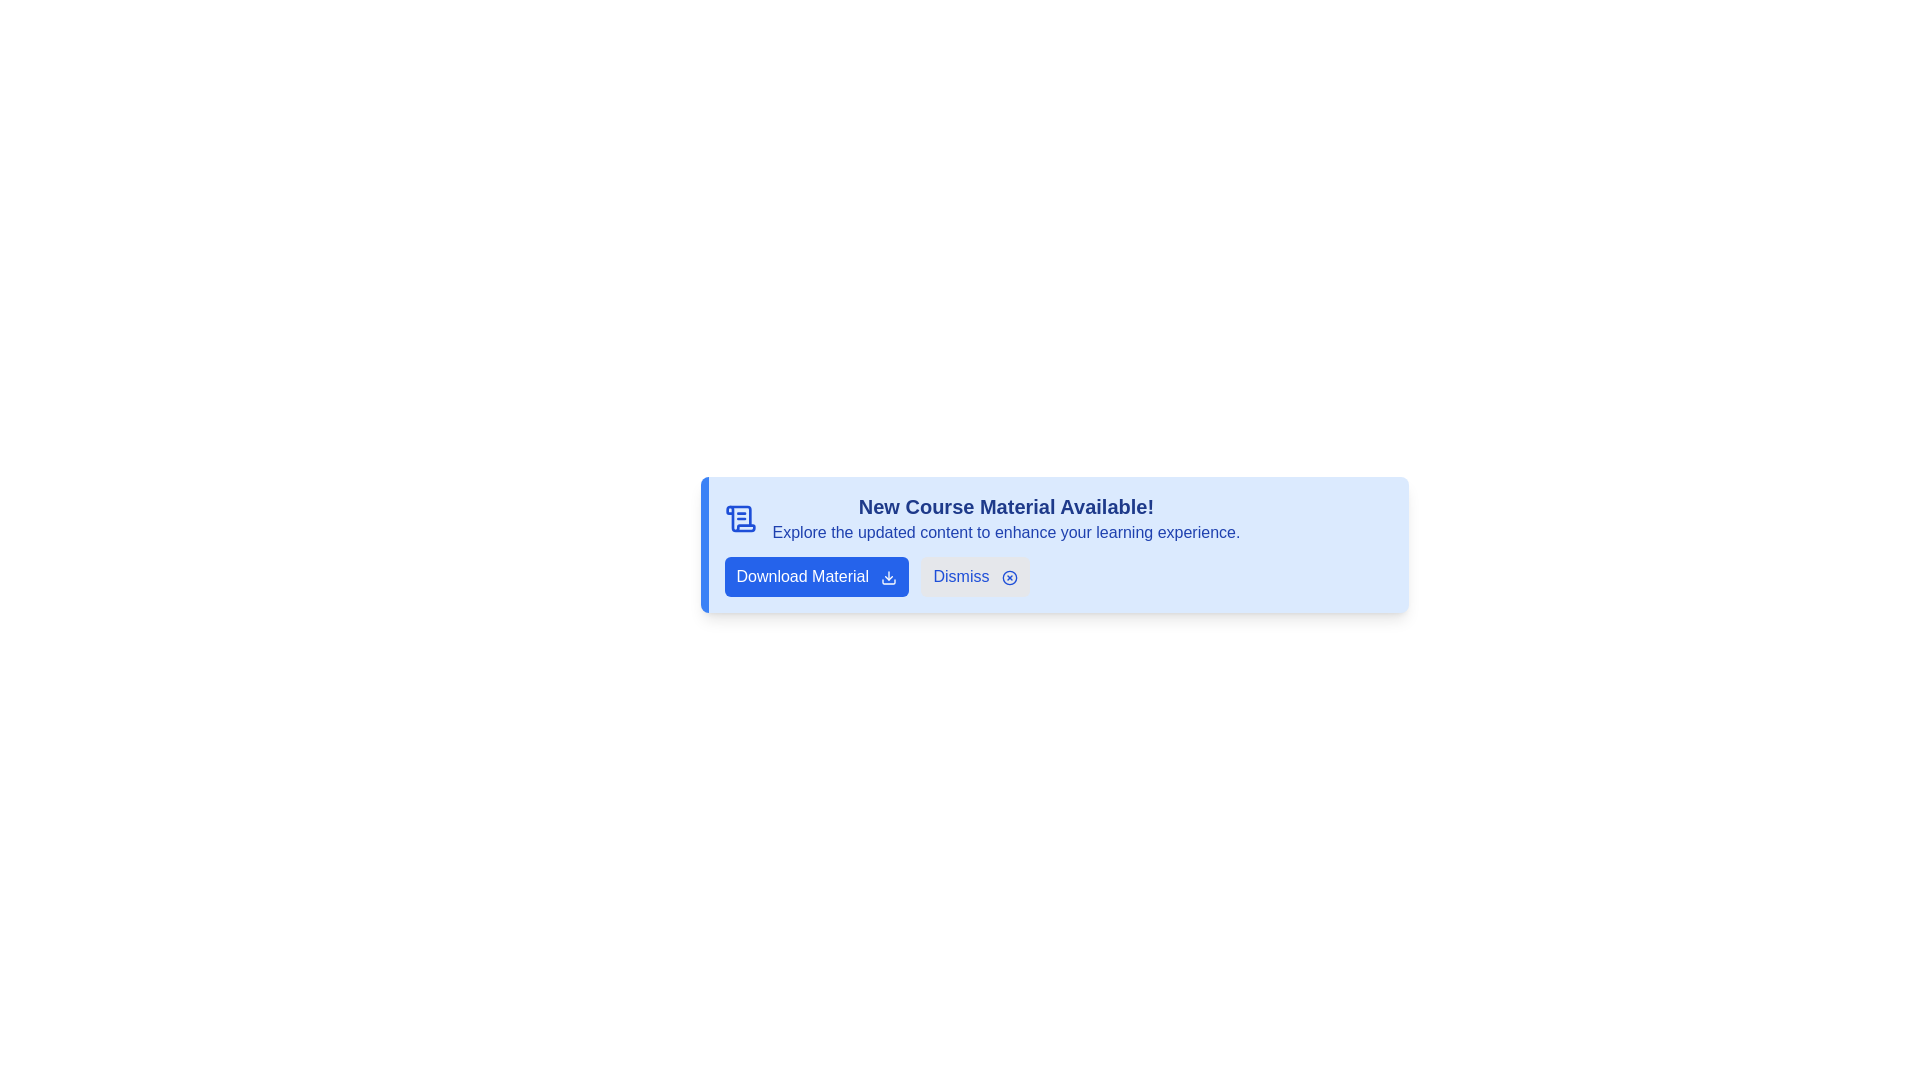 This screenshot has width=1920, height=1080. Describe the element at coordinates (975, 577) in the screenshot. I see `the 'Dismiss' button to hide the alert` at that location.